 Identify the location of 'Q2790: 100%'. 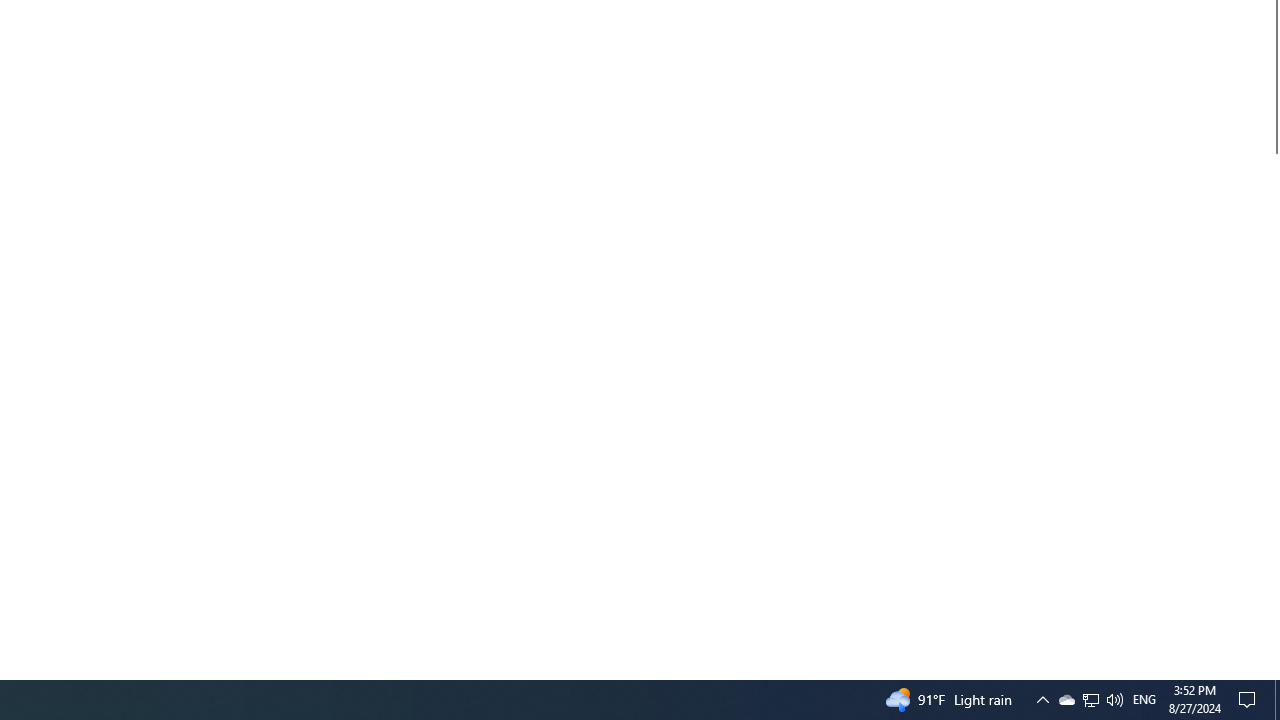
(1113, 698).